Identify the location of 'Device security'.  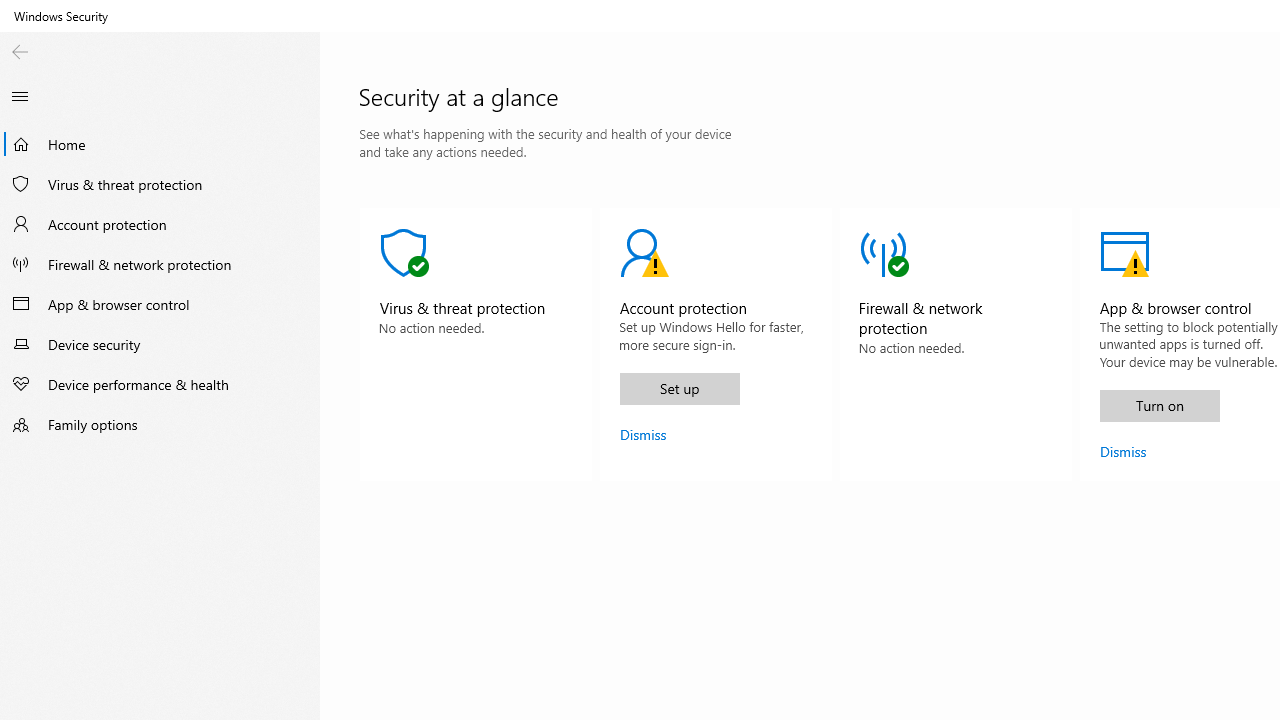
(160, 343).